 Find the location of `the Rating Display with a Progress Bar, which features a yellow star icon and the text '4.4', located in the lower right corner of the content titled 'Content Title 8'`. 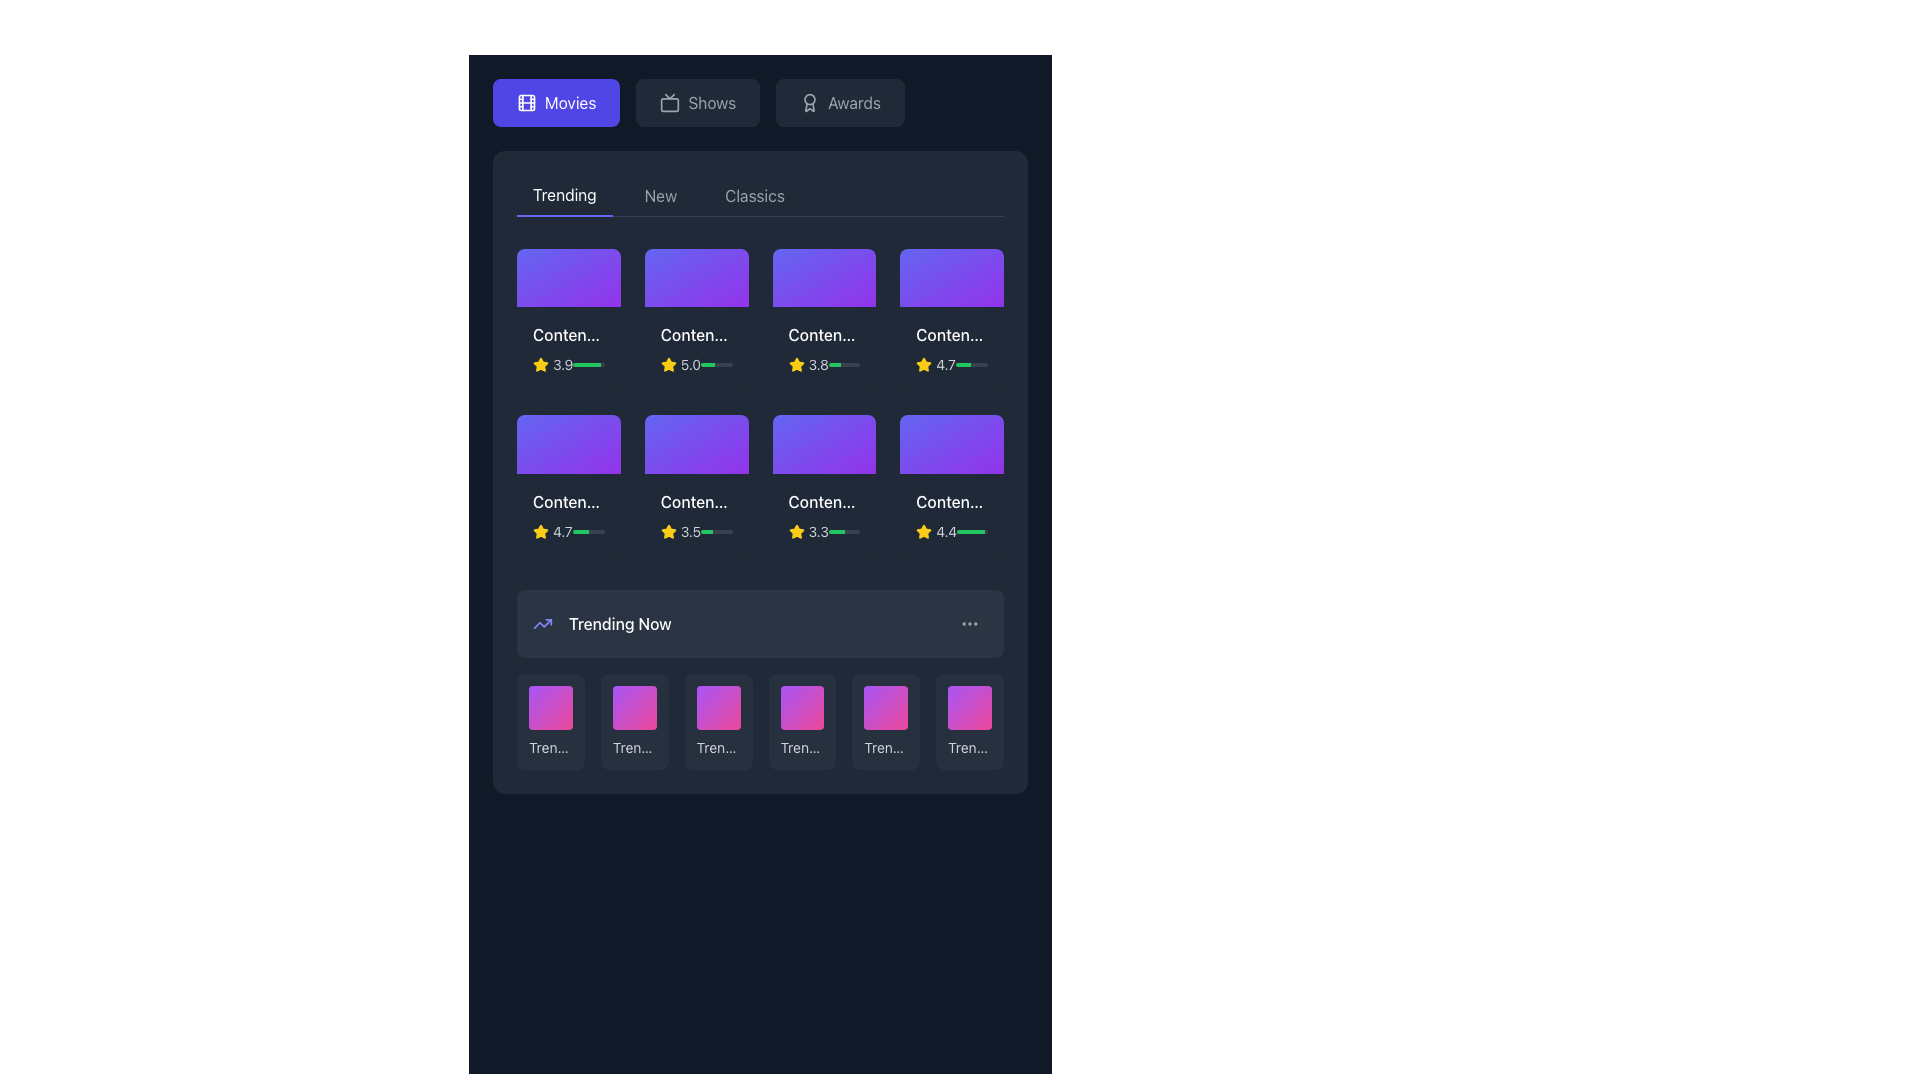

the Rating Display with a Progress Bar, which features a yellow star icon and the text '4.4', located in the lower right corner of the content titled 'Content Title 8' is located at coordinates (951, 530).